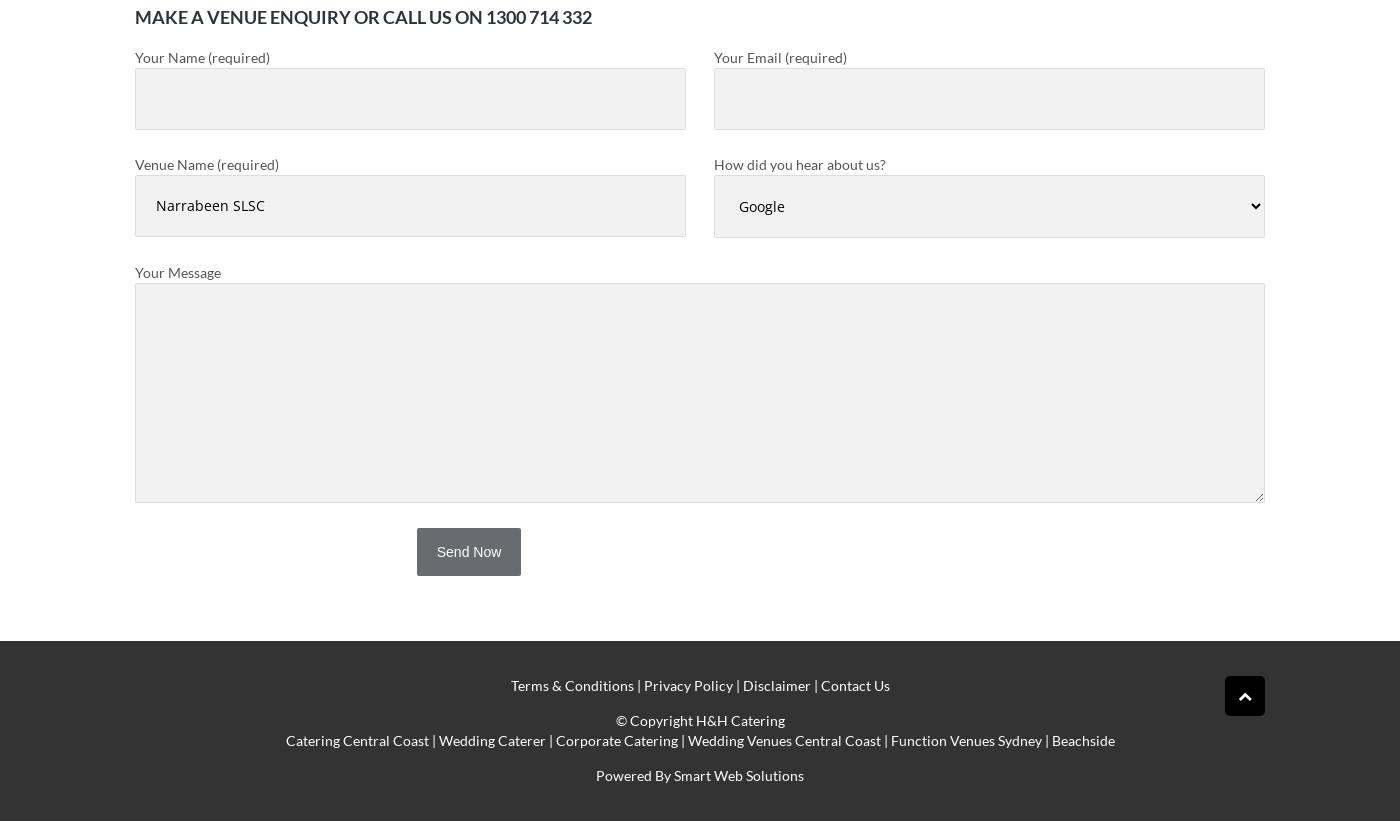  I want to click on 'Your Name (required)', so click(202, 57).